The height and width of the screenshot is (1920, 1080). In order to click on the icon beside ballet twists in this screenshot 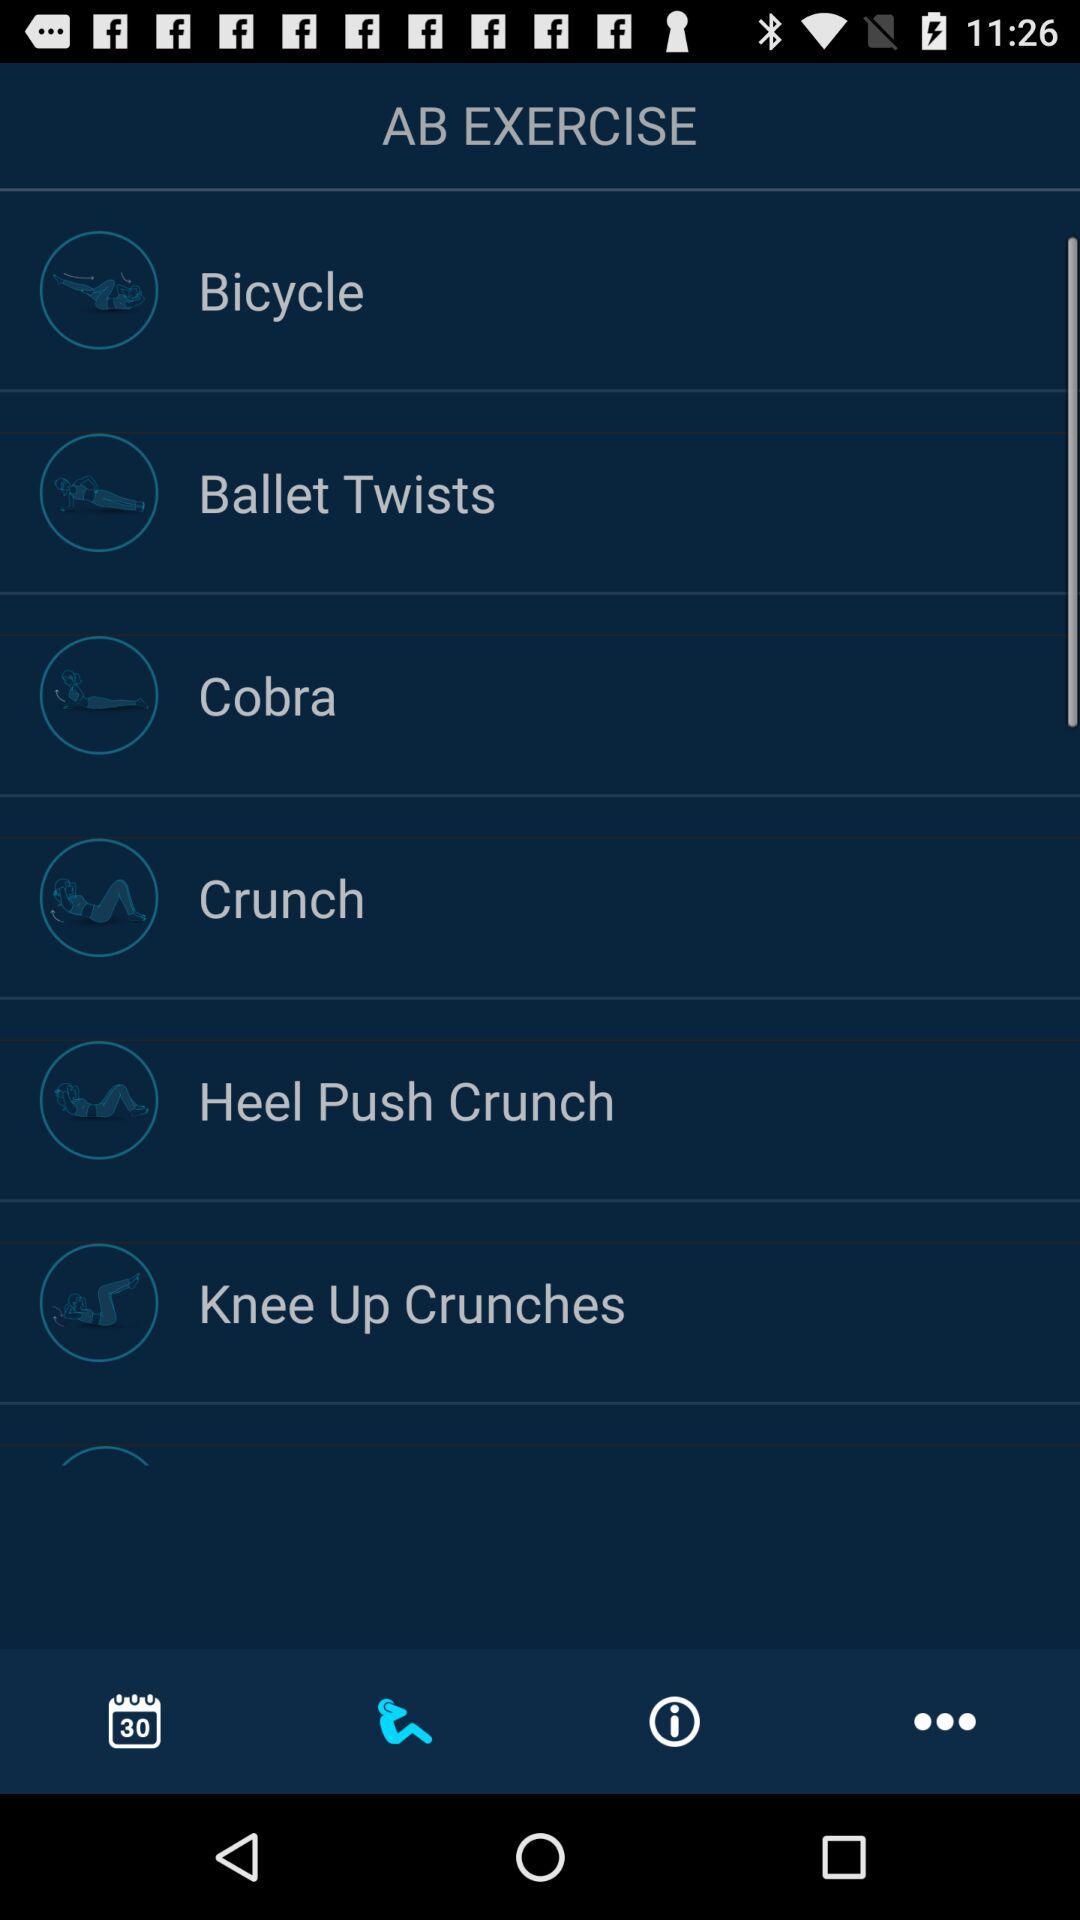, I will do `click(99, 493)`.